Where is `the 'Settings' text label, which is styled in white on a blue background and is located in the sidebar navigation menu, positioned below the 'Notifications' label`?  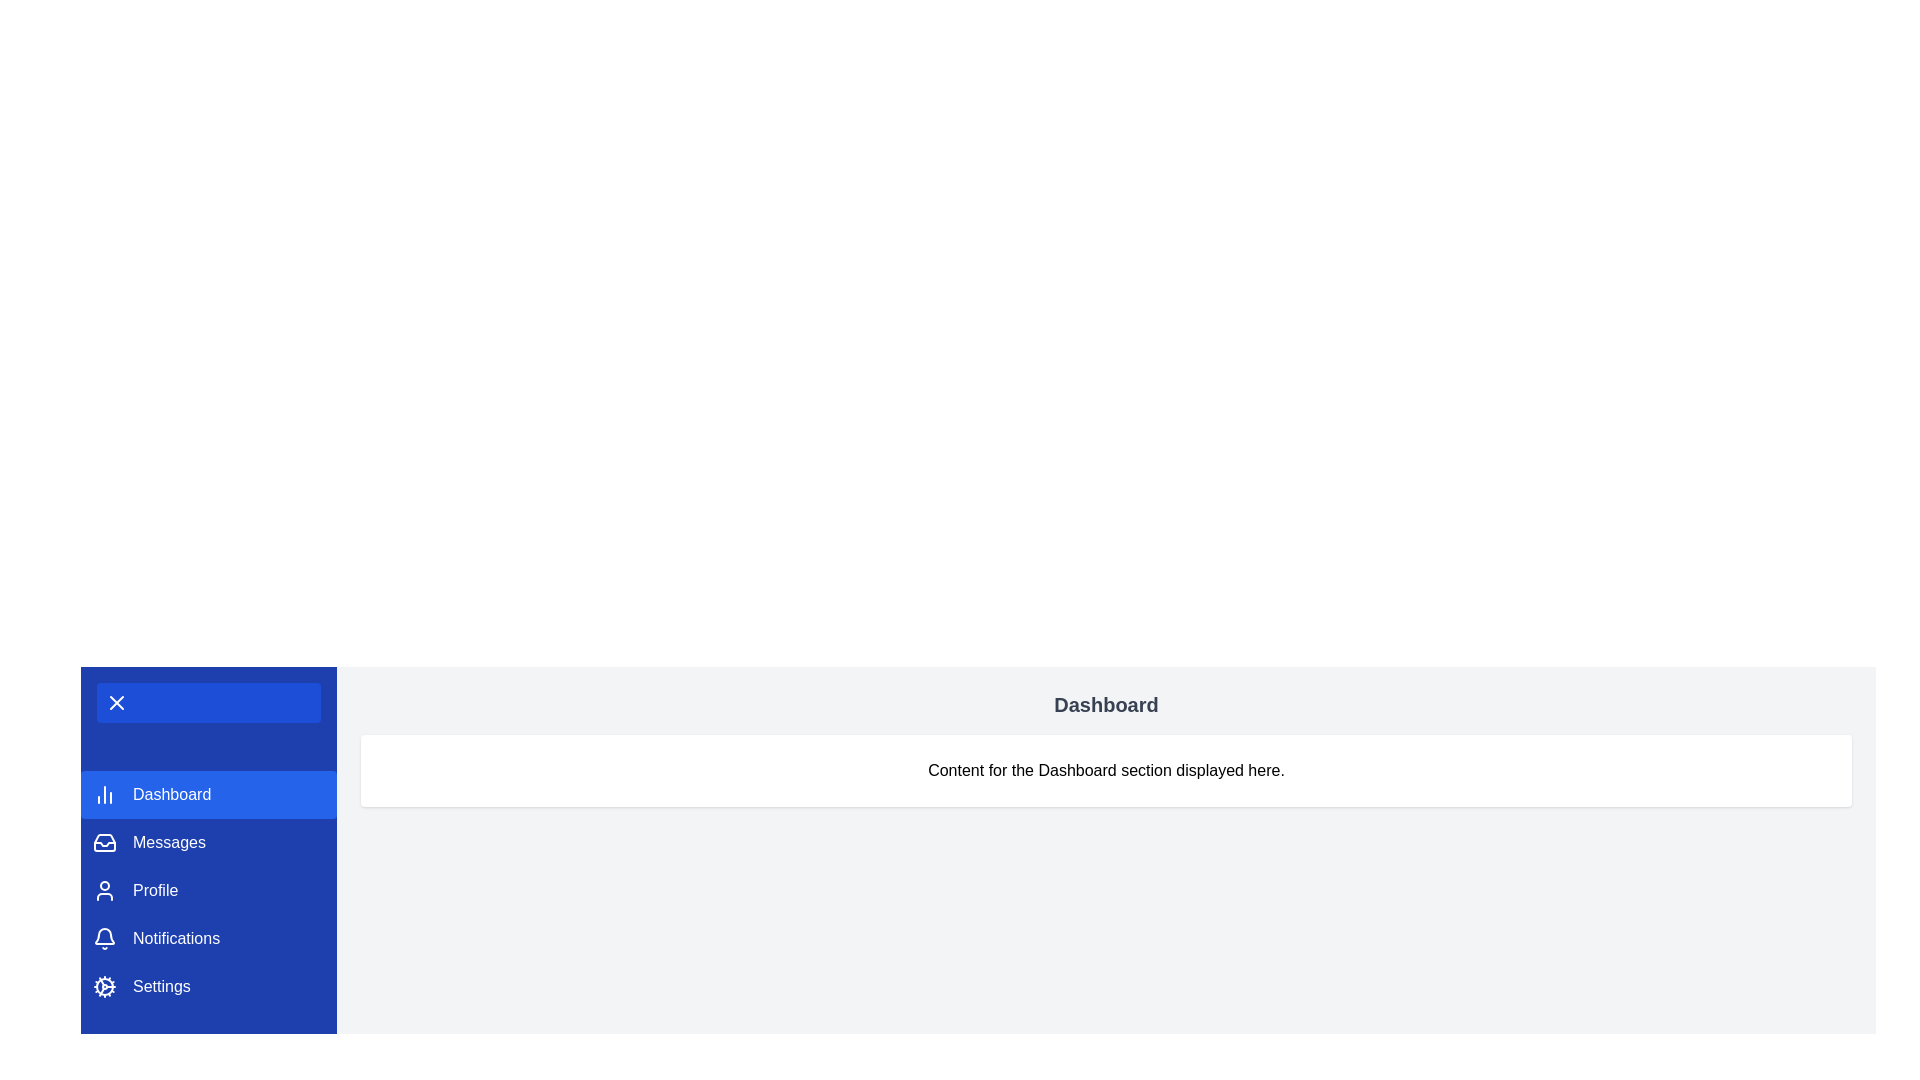
the 'Settings' text label, which is styled in white on a blue background and is located in the sidebar navigation menu, positioned below the 'Notifications' label is located at coordinates (161, 986).